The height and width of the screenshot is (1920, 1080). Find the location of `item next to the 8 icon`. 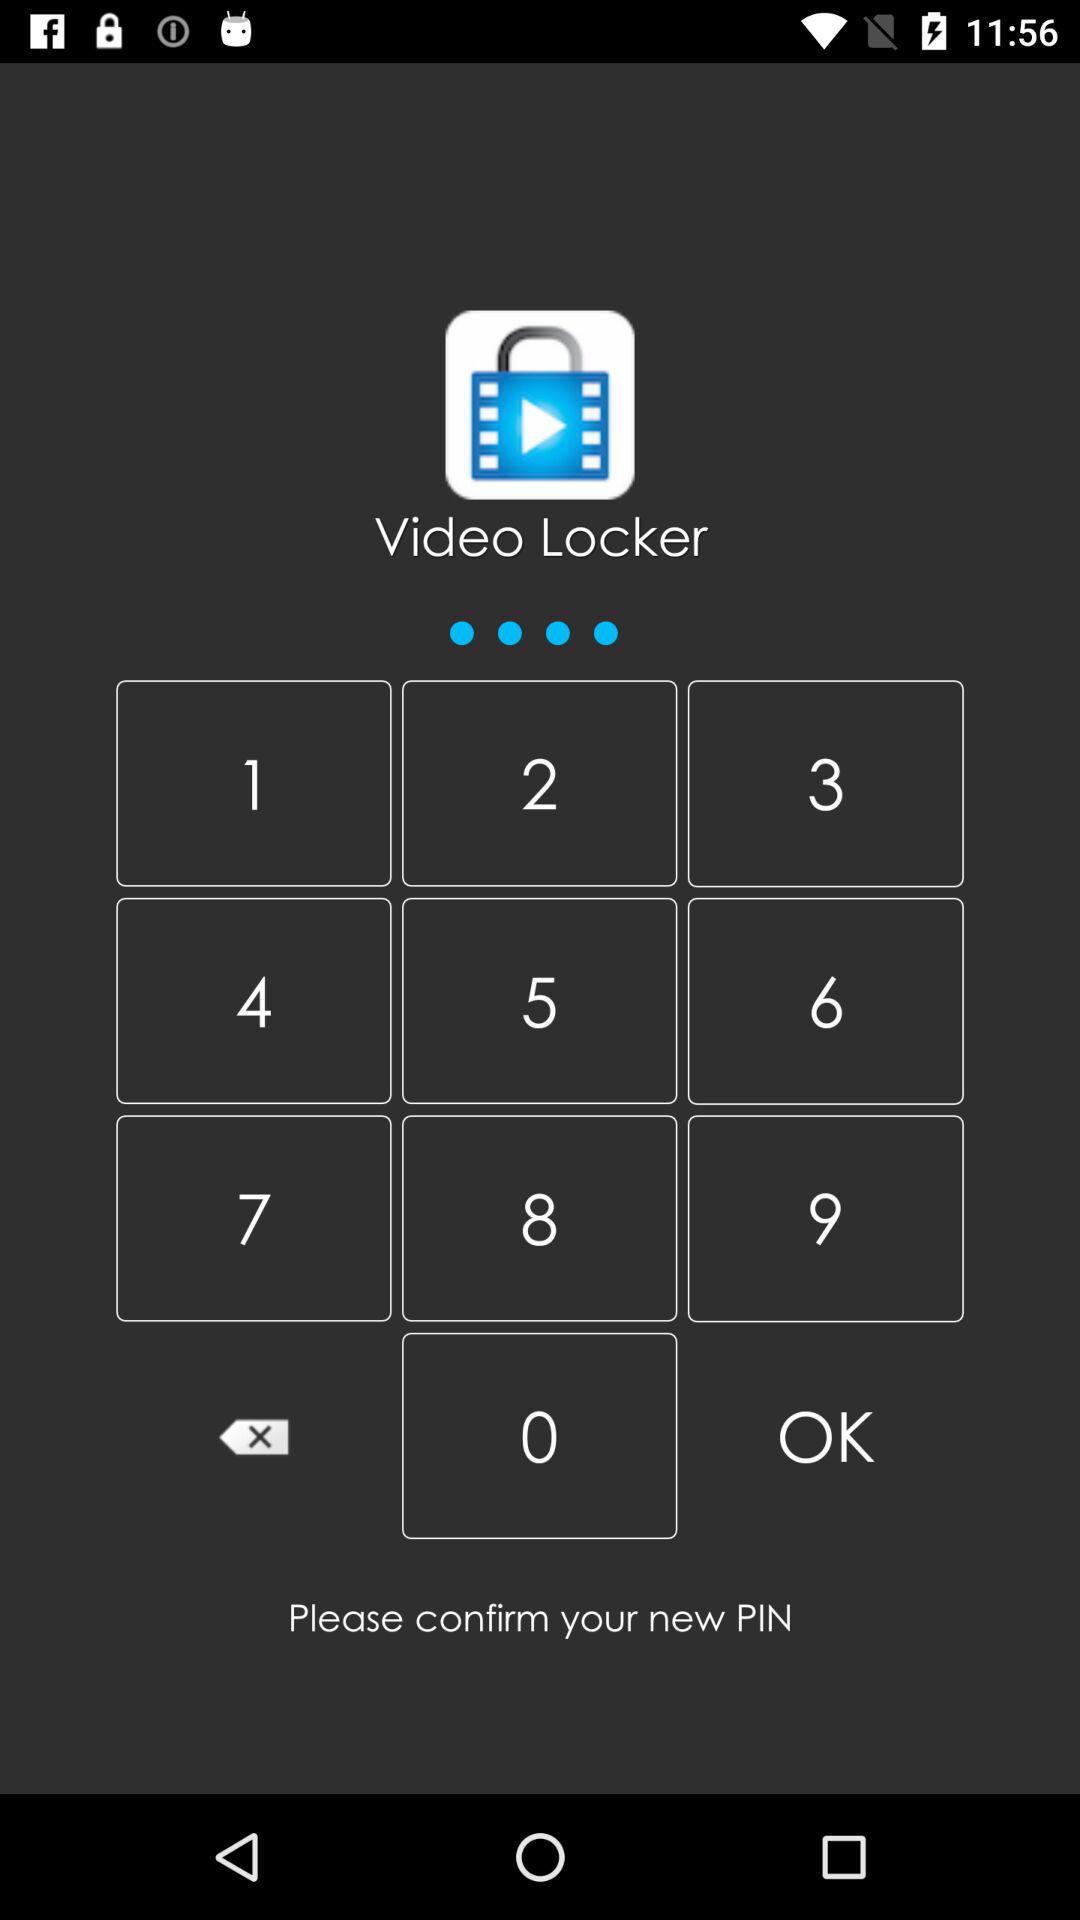

item next to the 8 icon is located at coordinates (825, 1435).